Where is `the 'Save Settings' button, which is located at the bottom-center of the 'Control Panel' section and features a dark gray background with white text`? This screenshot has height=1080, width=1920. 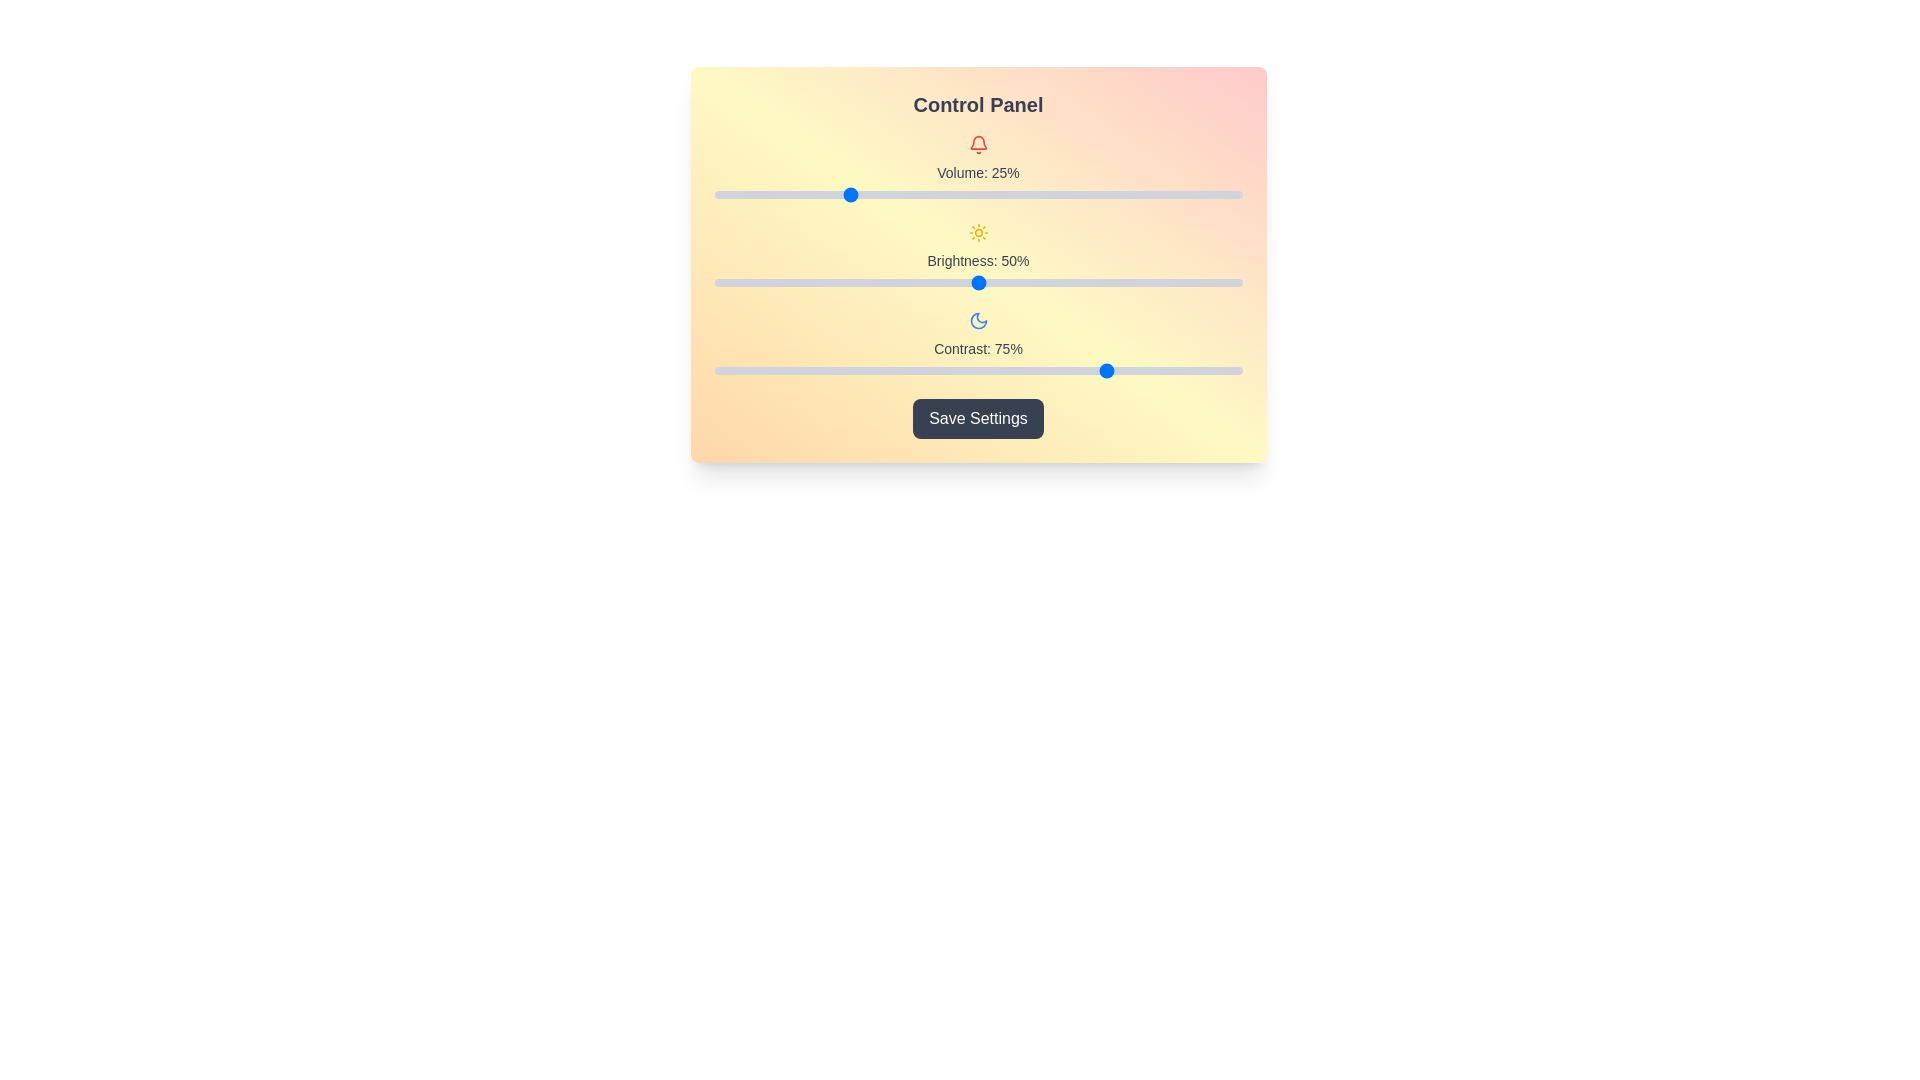
the 'Save Settings' button, which is located at the bottom-center of the 'Control Panel' section and features a dark gray background with white text is located at coordinates (978, 418).